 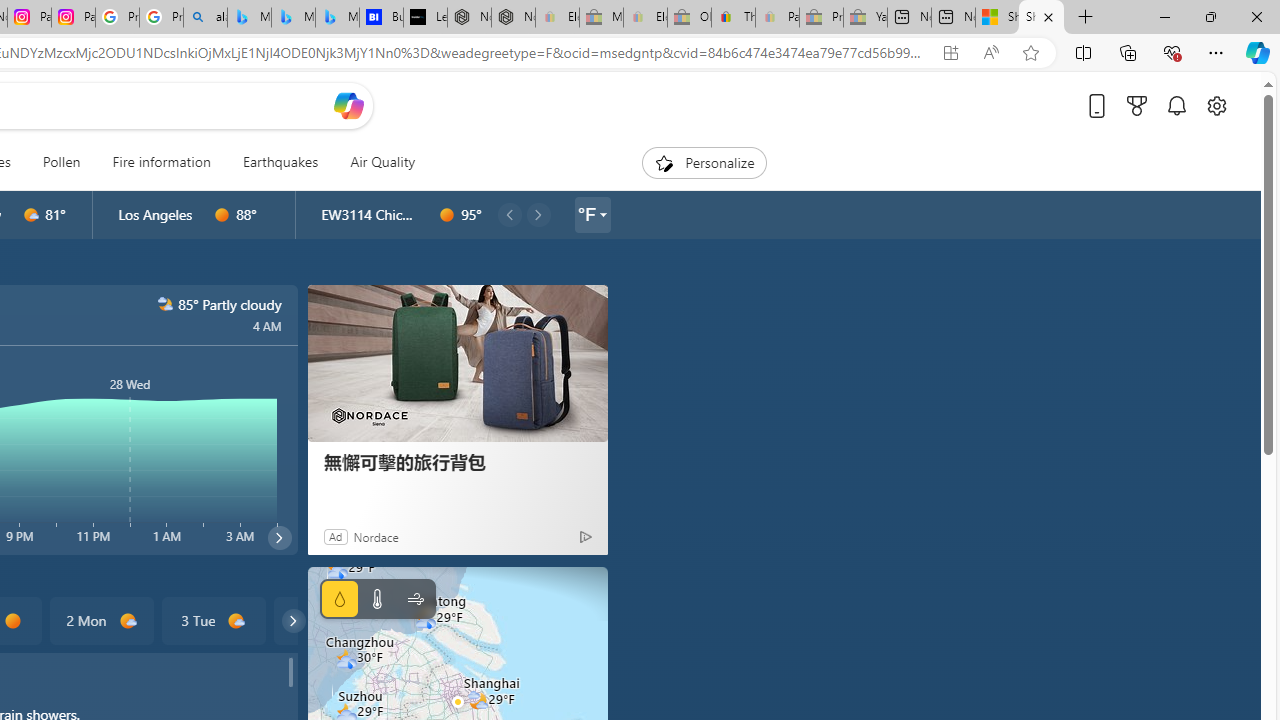 I want to click on 'Payments Terms of Use | eBay.com - Sleeping', so click(x=776, y=17).